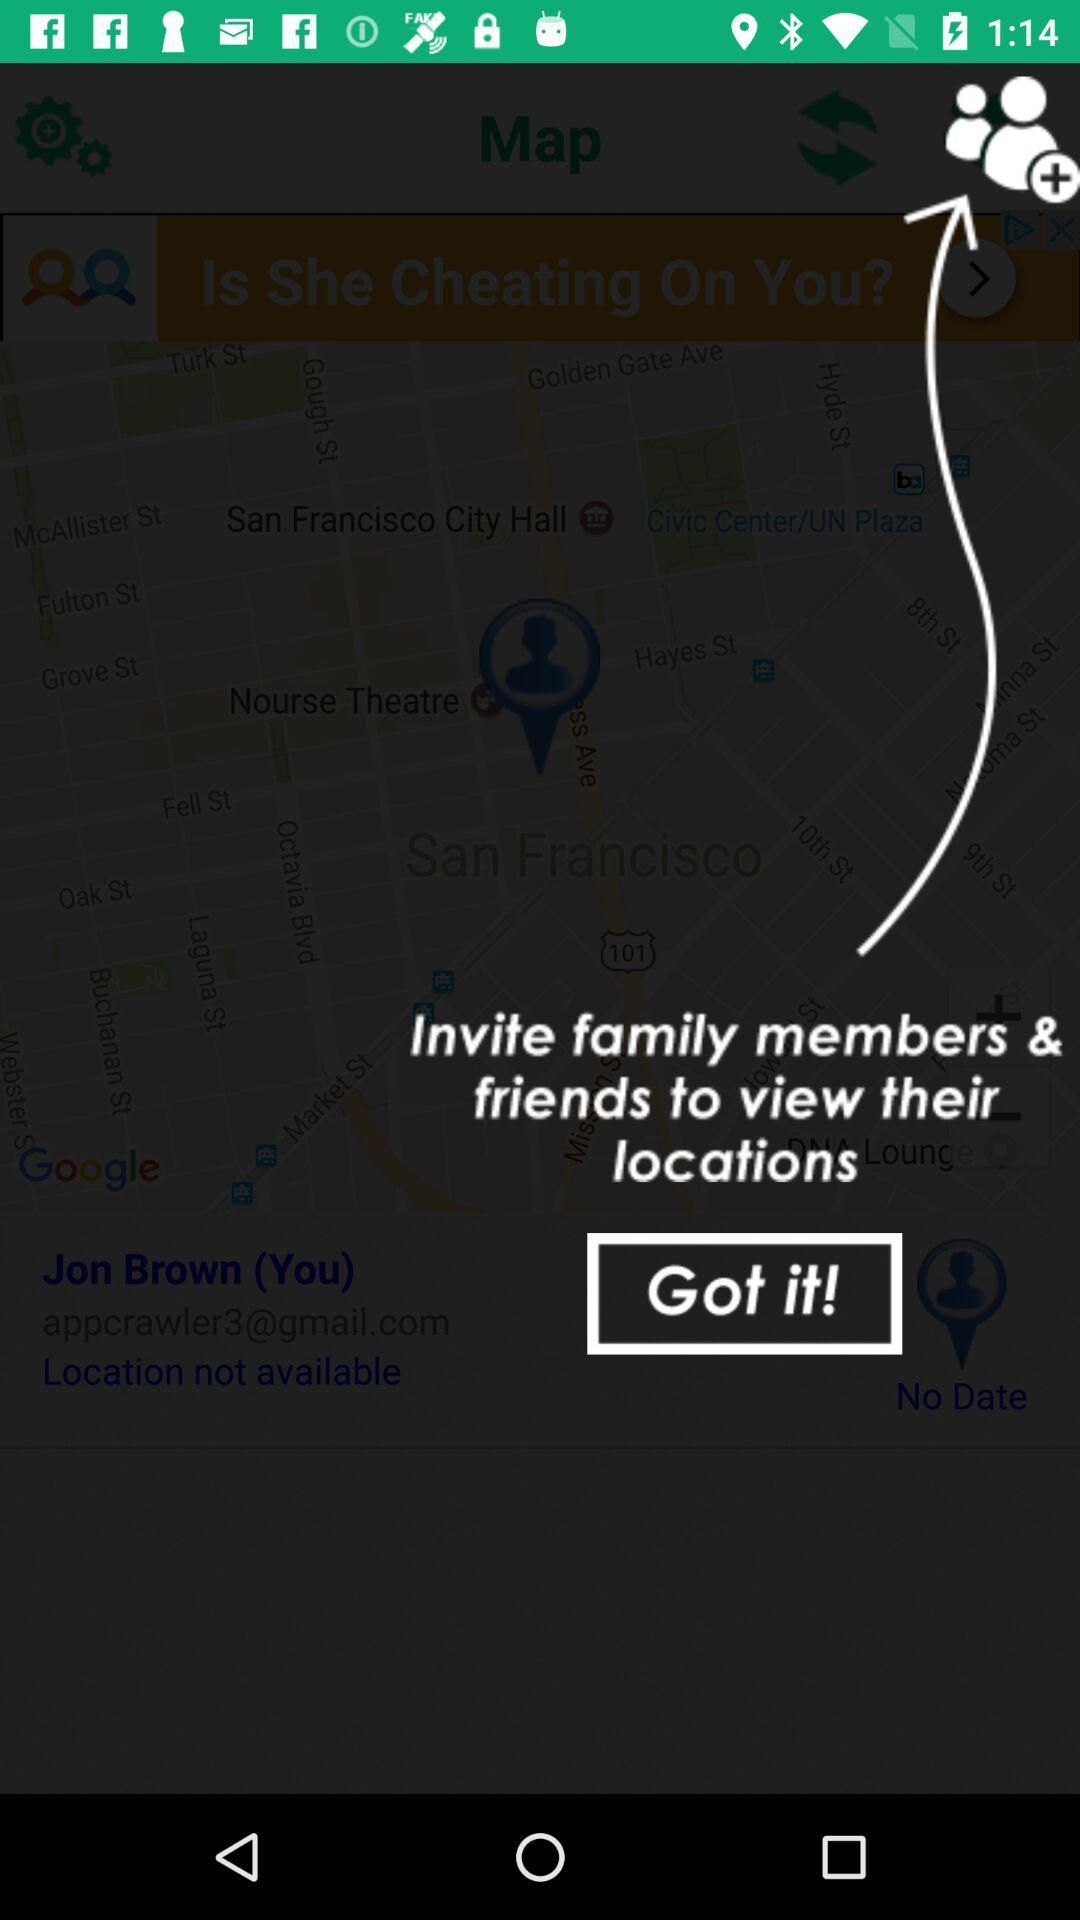 This screenshot has height=1920, width=1080. What do you see at coordinates (437, 1266) in the screenshot?
I see `the icon above appcrawler3@gmail.com` at bounding box center [437, 1266].